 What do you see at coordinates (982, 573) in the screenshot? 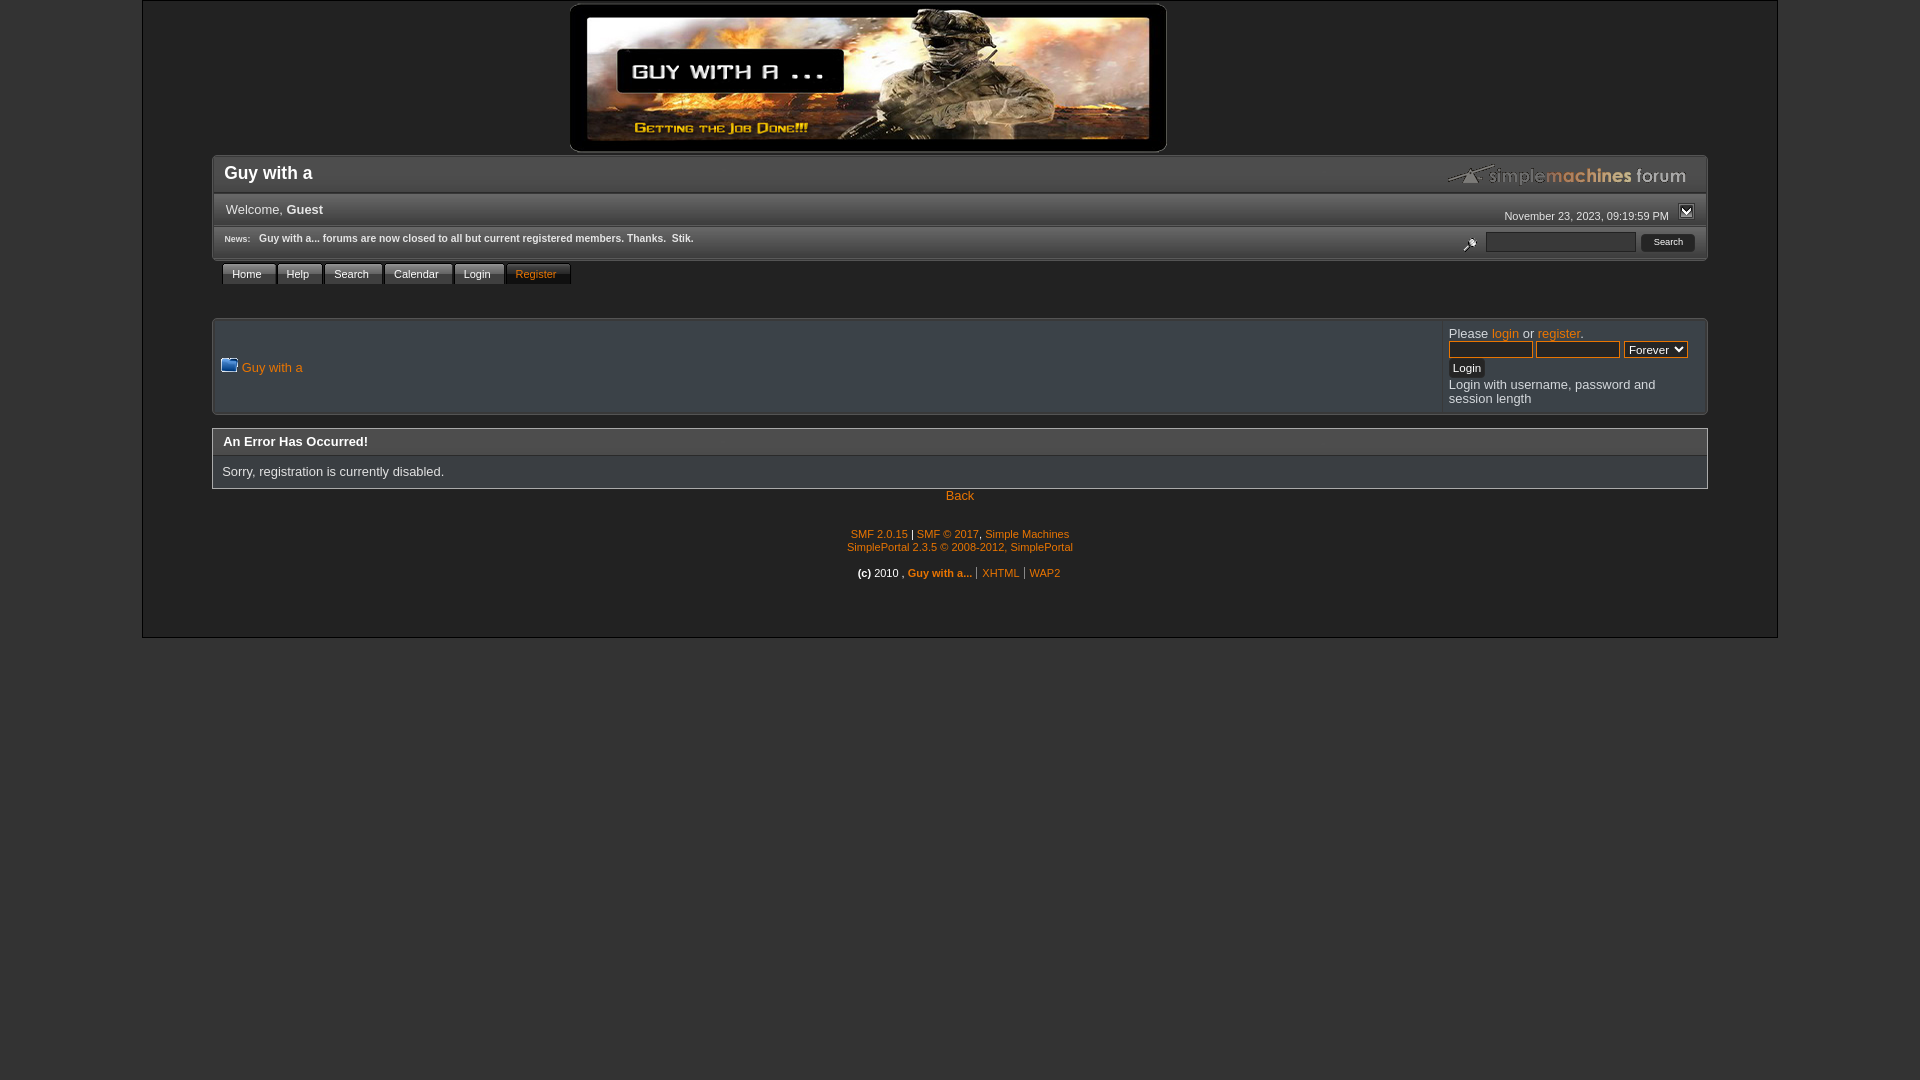
I see `'XHTML'` at bounding box center [982, 573].